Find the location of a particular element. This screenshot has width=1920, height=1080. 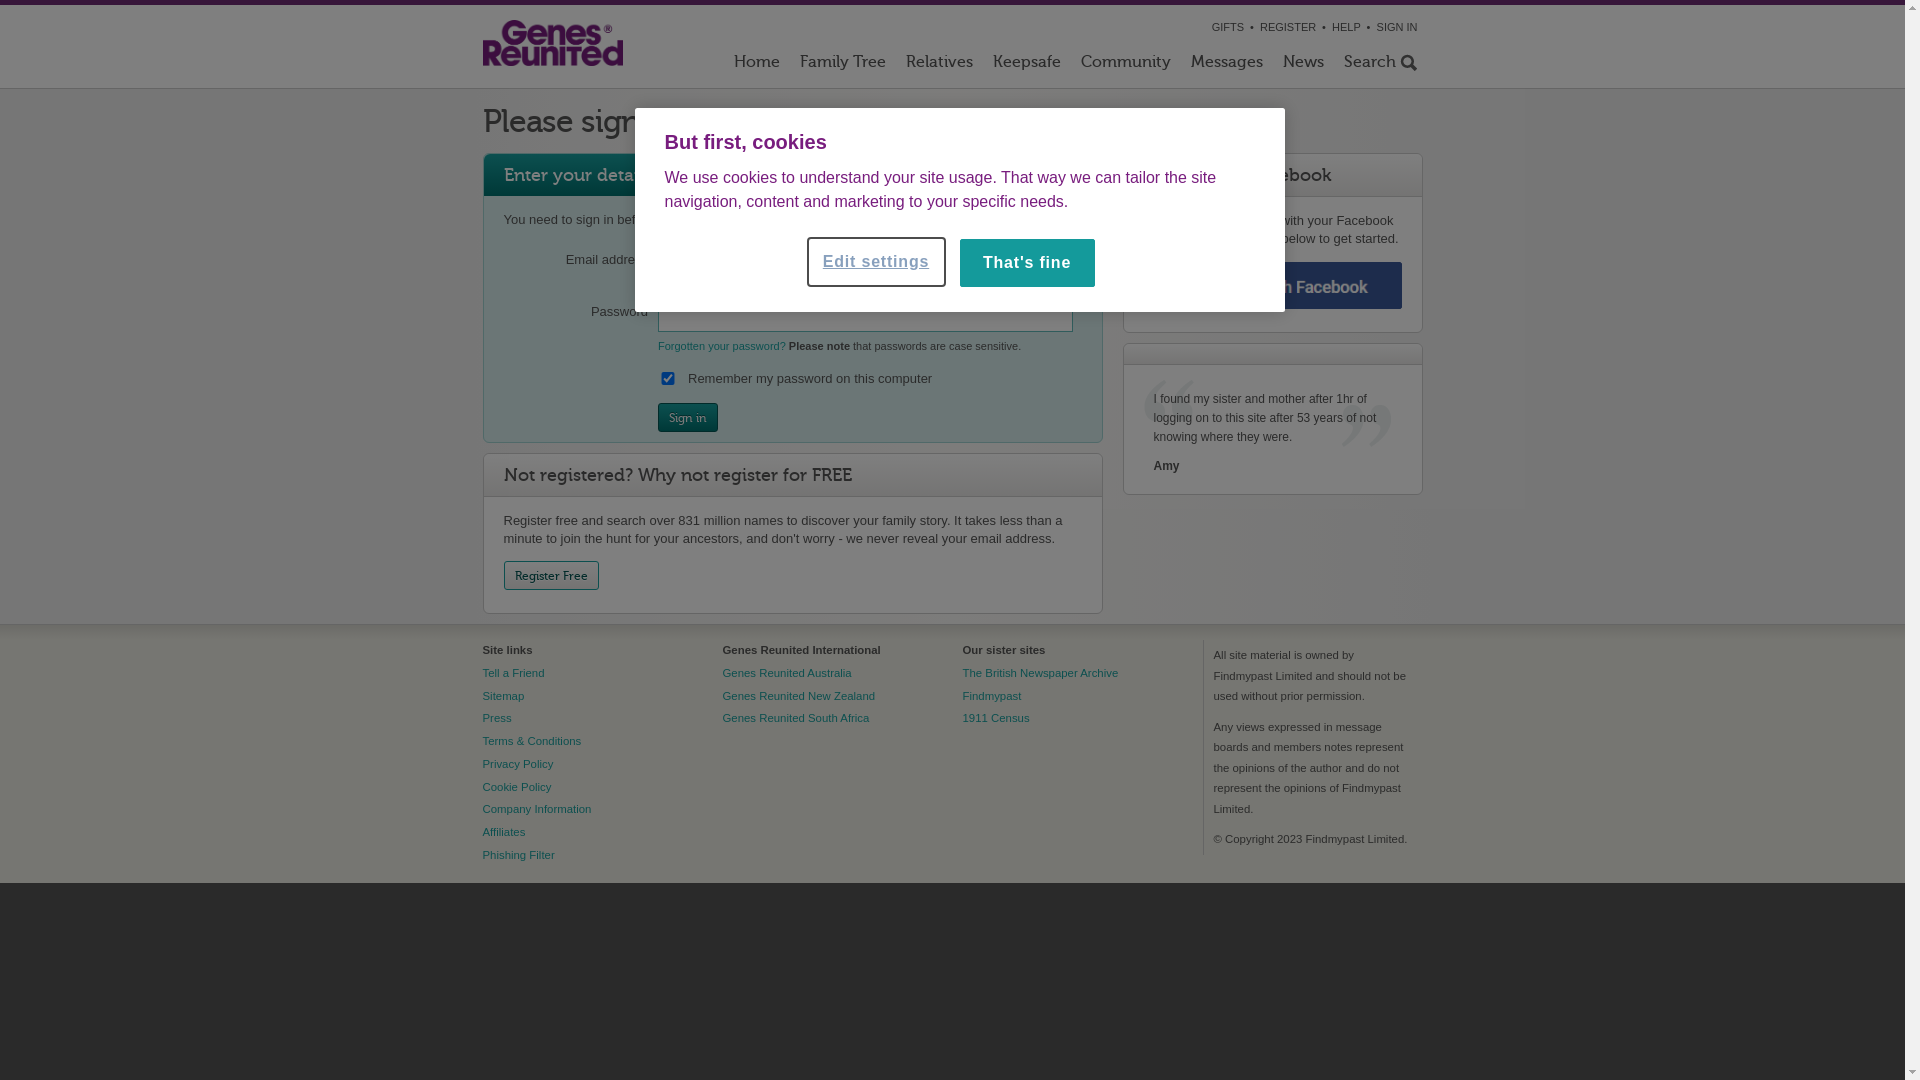

'REGISTER' is located at coordinates (1287, 27).